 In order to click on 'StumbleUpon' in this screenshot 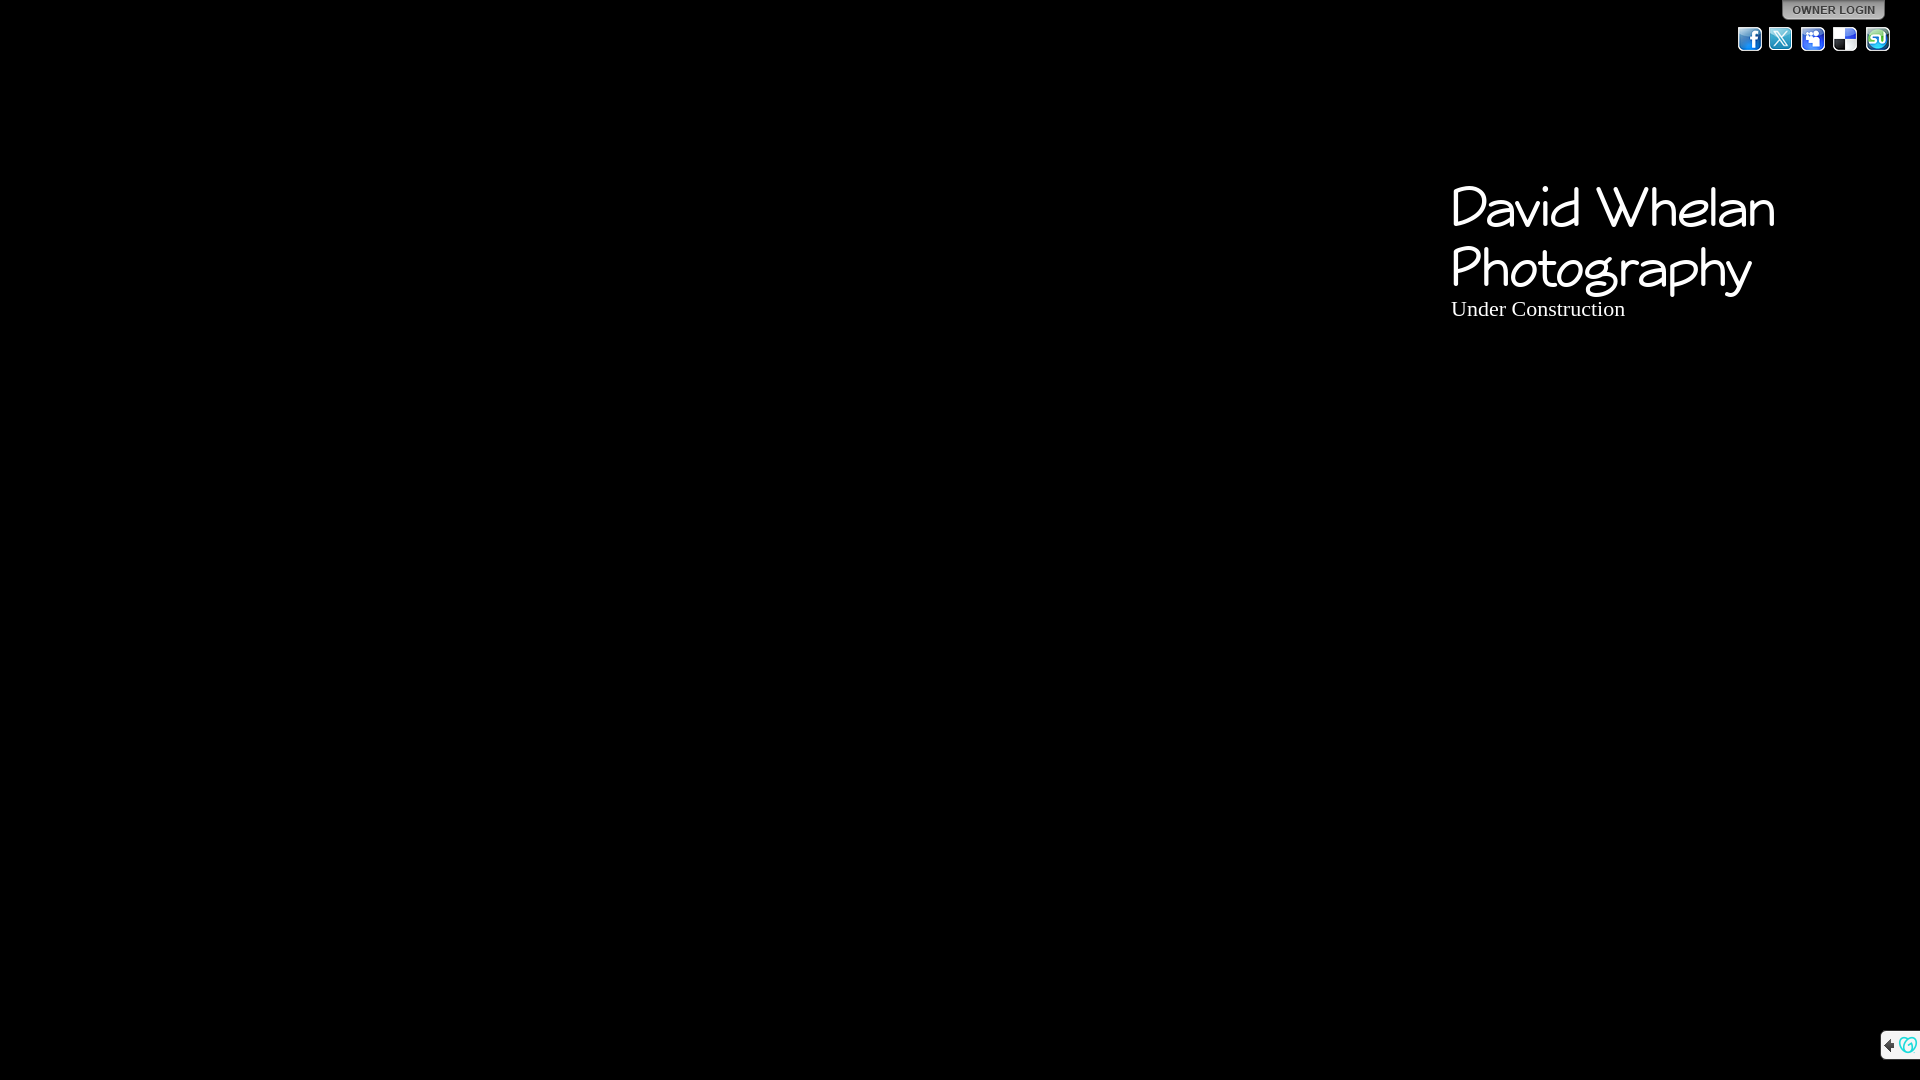, I will do `click(1876, 38)`.